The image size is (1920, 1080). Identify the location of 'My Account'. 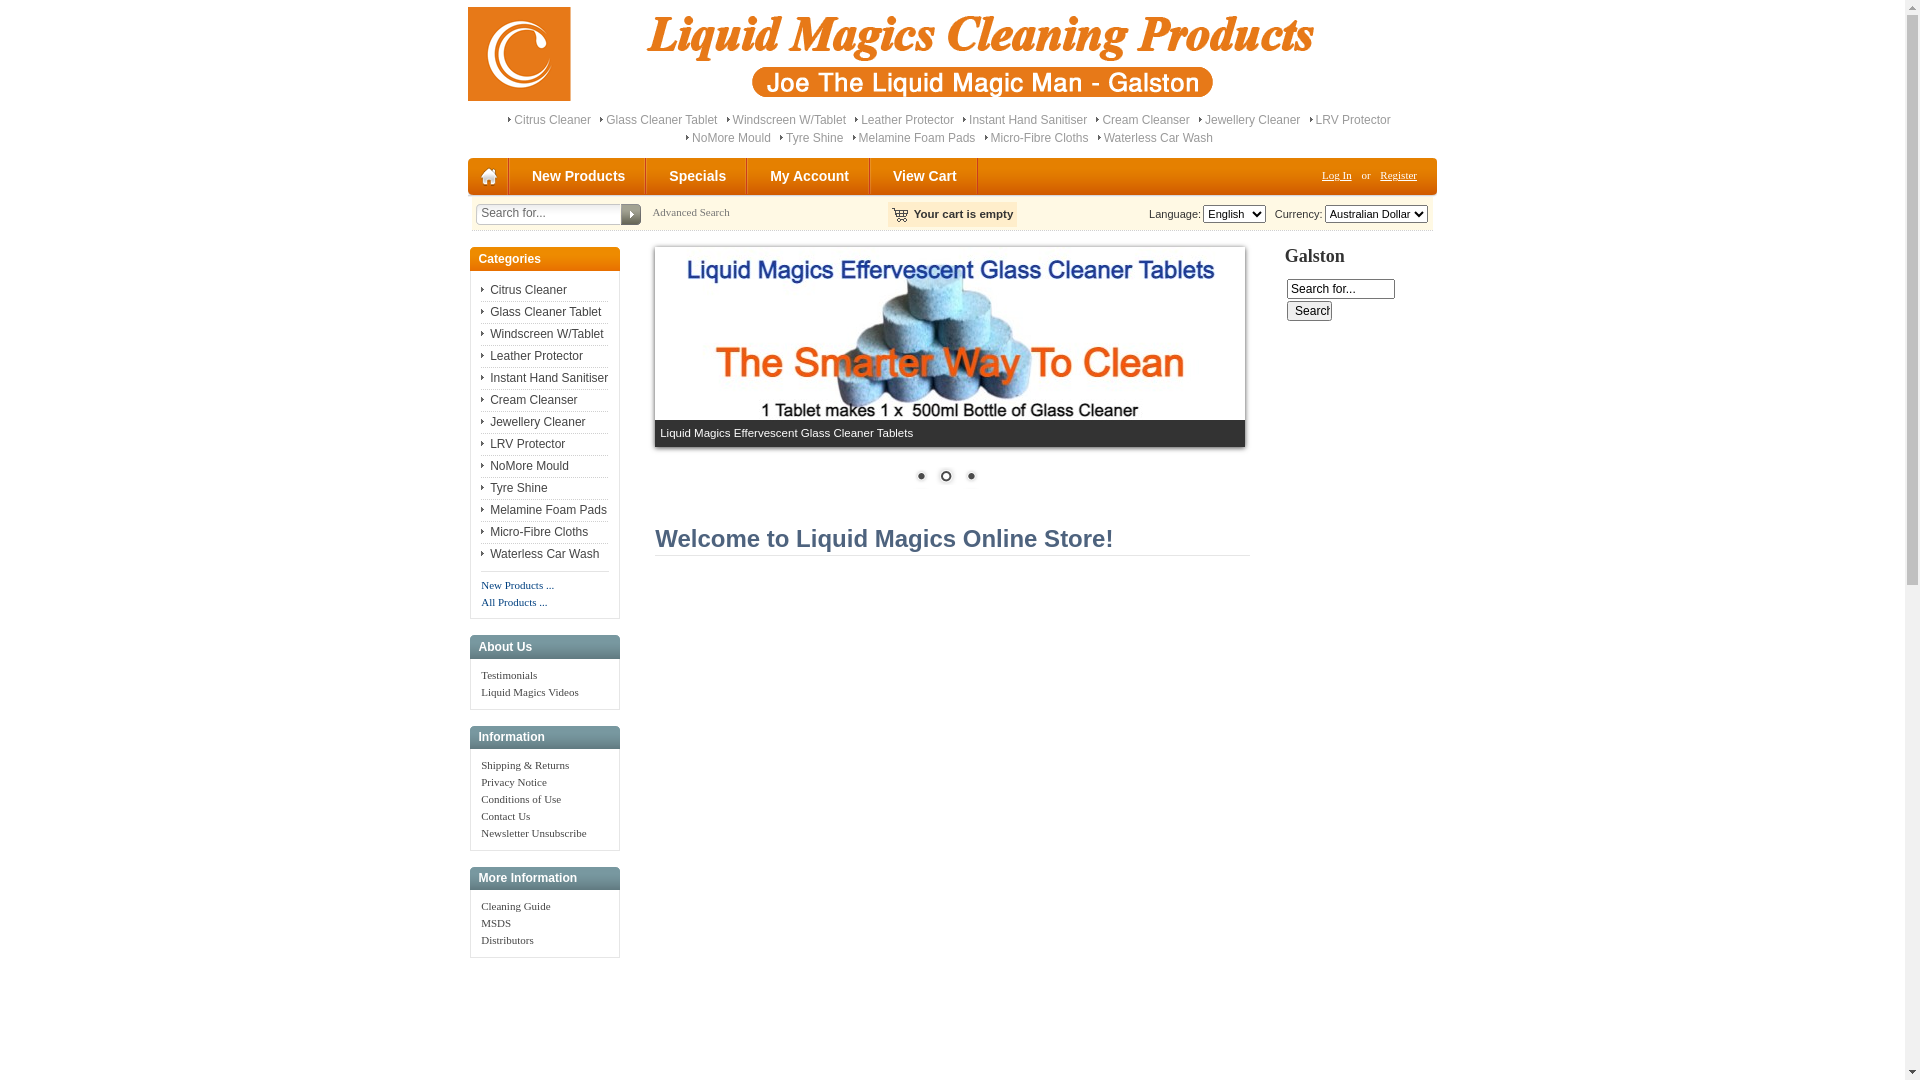
(810, 175).